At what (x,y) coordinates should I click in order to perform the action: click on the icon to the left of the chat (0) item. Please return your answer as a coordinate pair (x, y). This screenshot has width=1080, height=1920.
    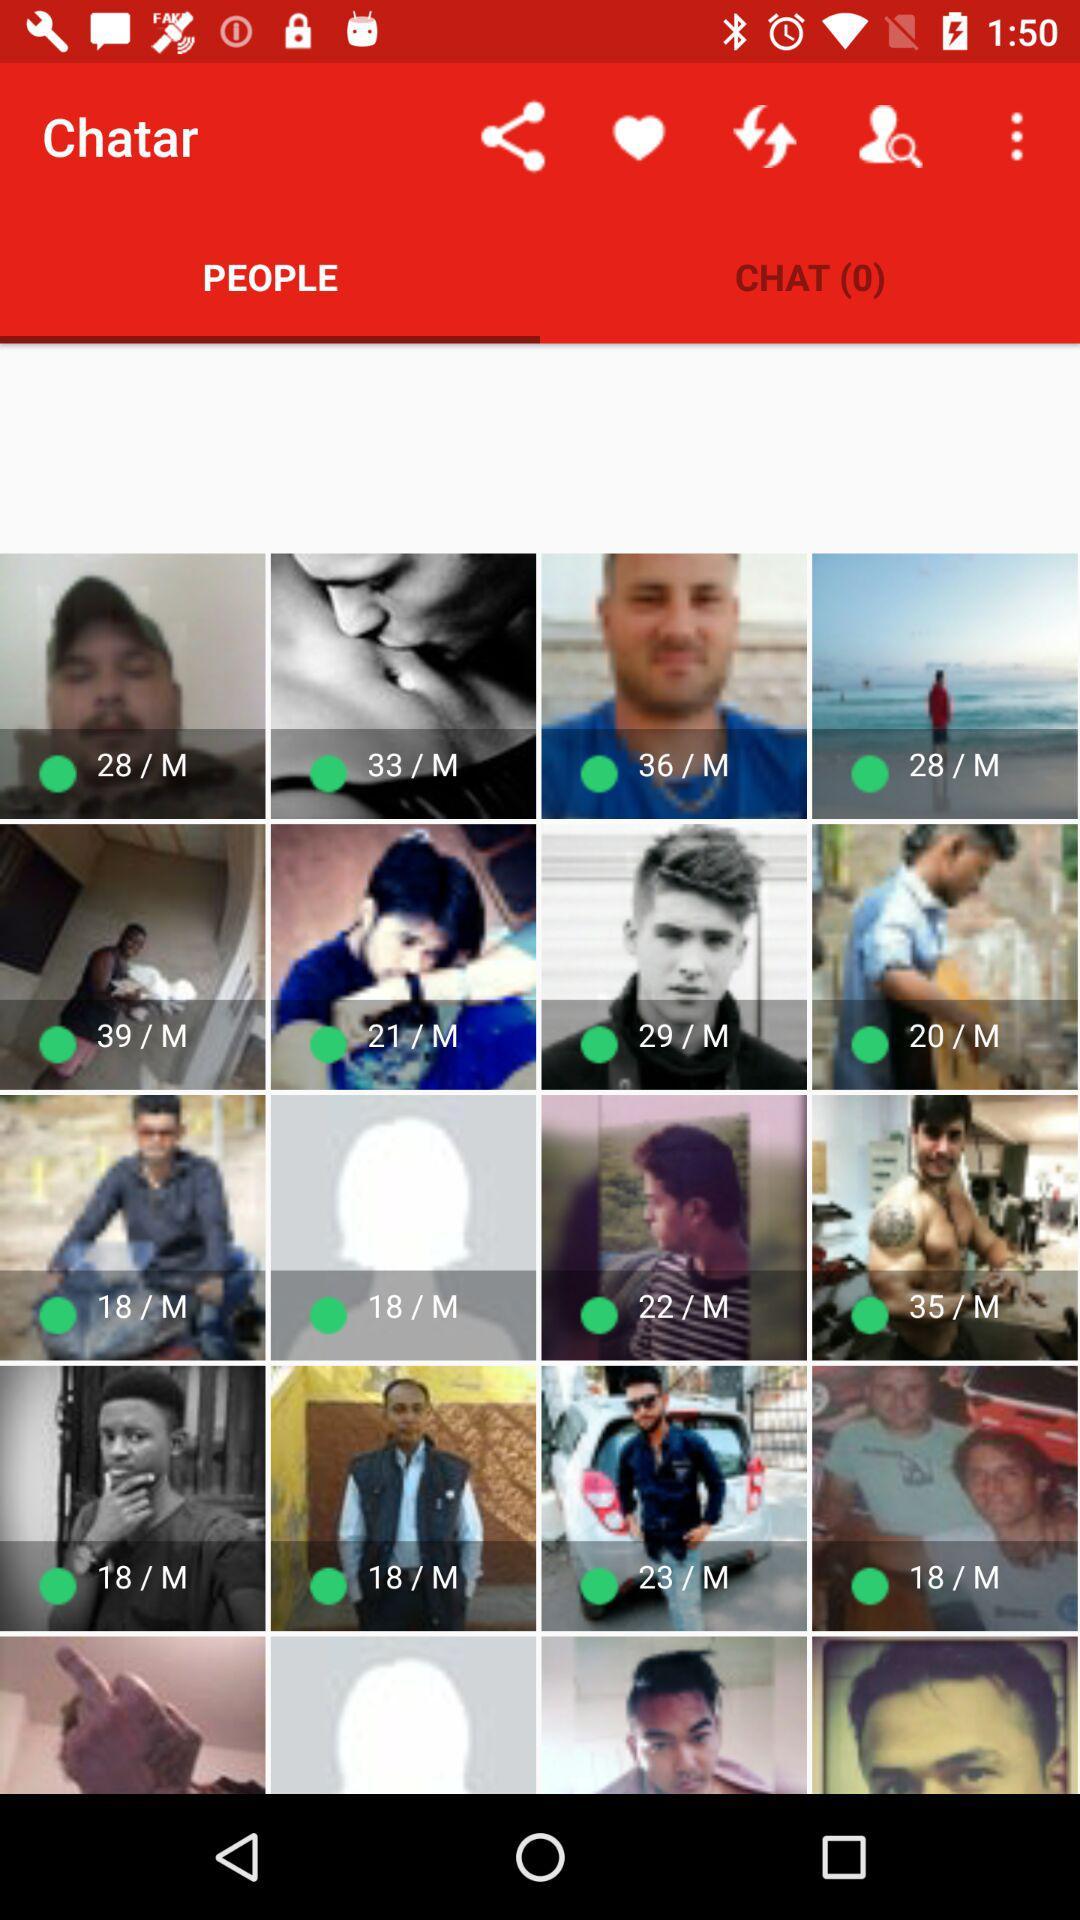
    Looking at the image, I should click on (270, 275).